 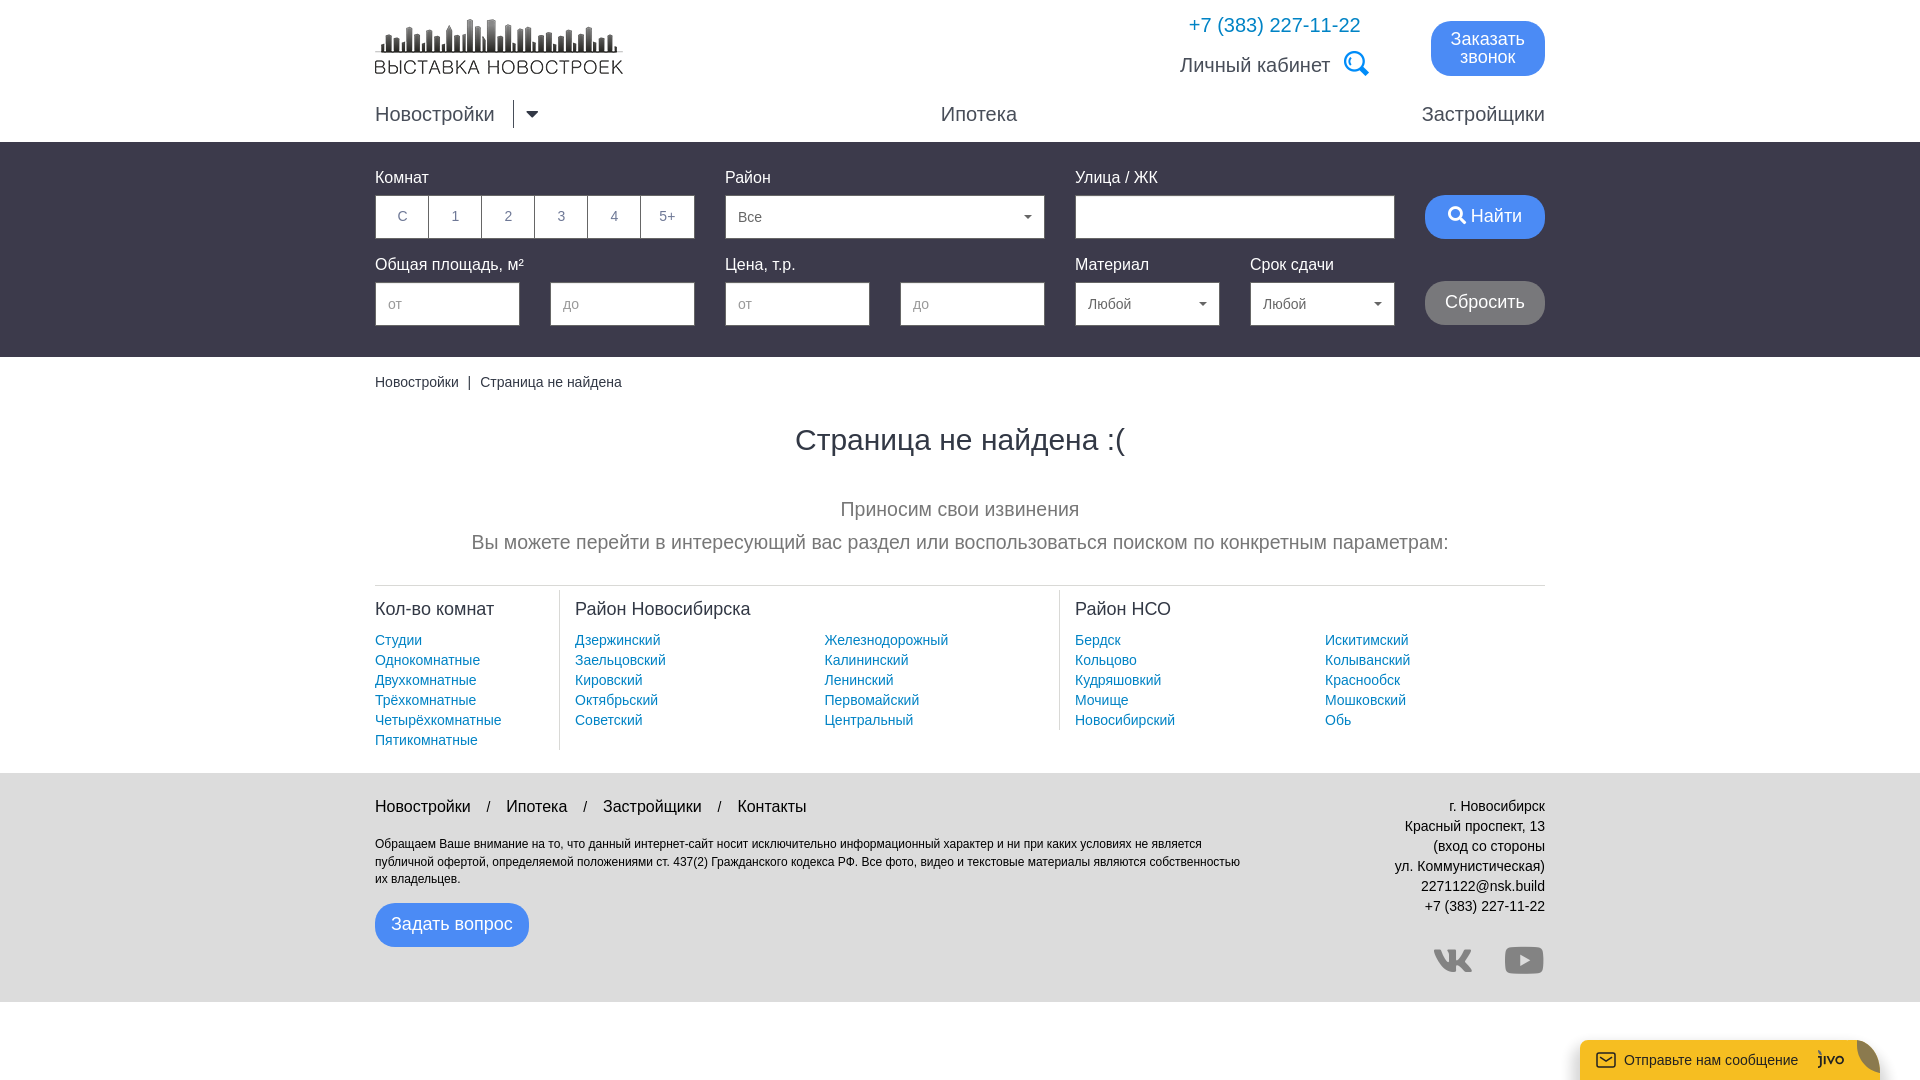 What do you see at coordinates (1274, 24) in the screenshot?
I see `'+7 (383) 227-11-22'` at bounding box center [1274, 24].